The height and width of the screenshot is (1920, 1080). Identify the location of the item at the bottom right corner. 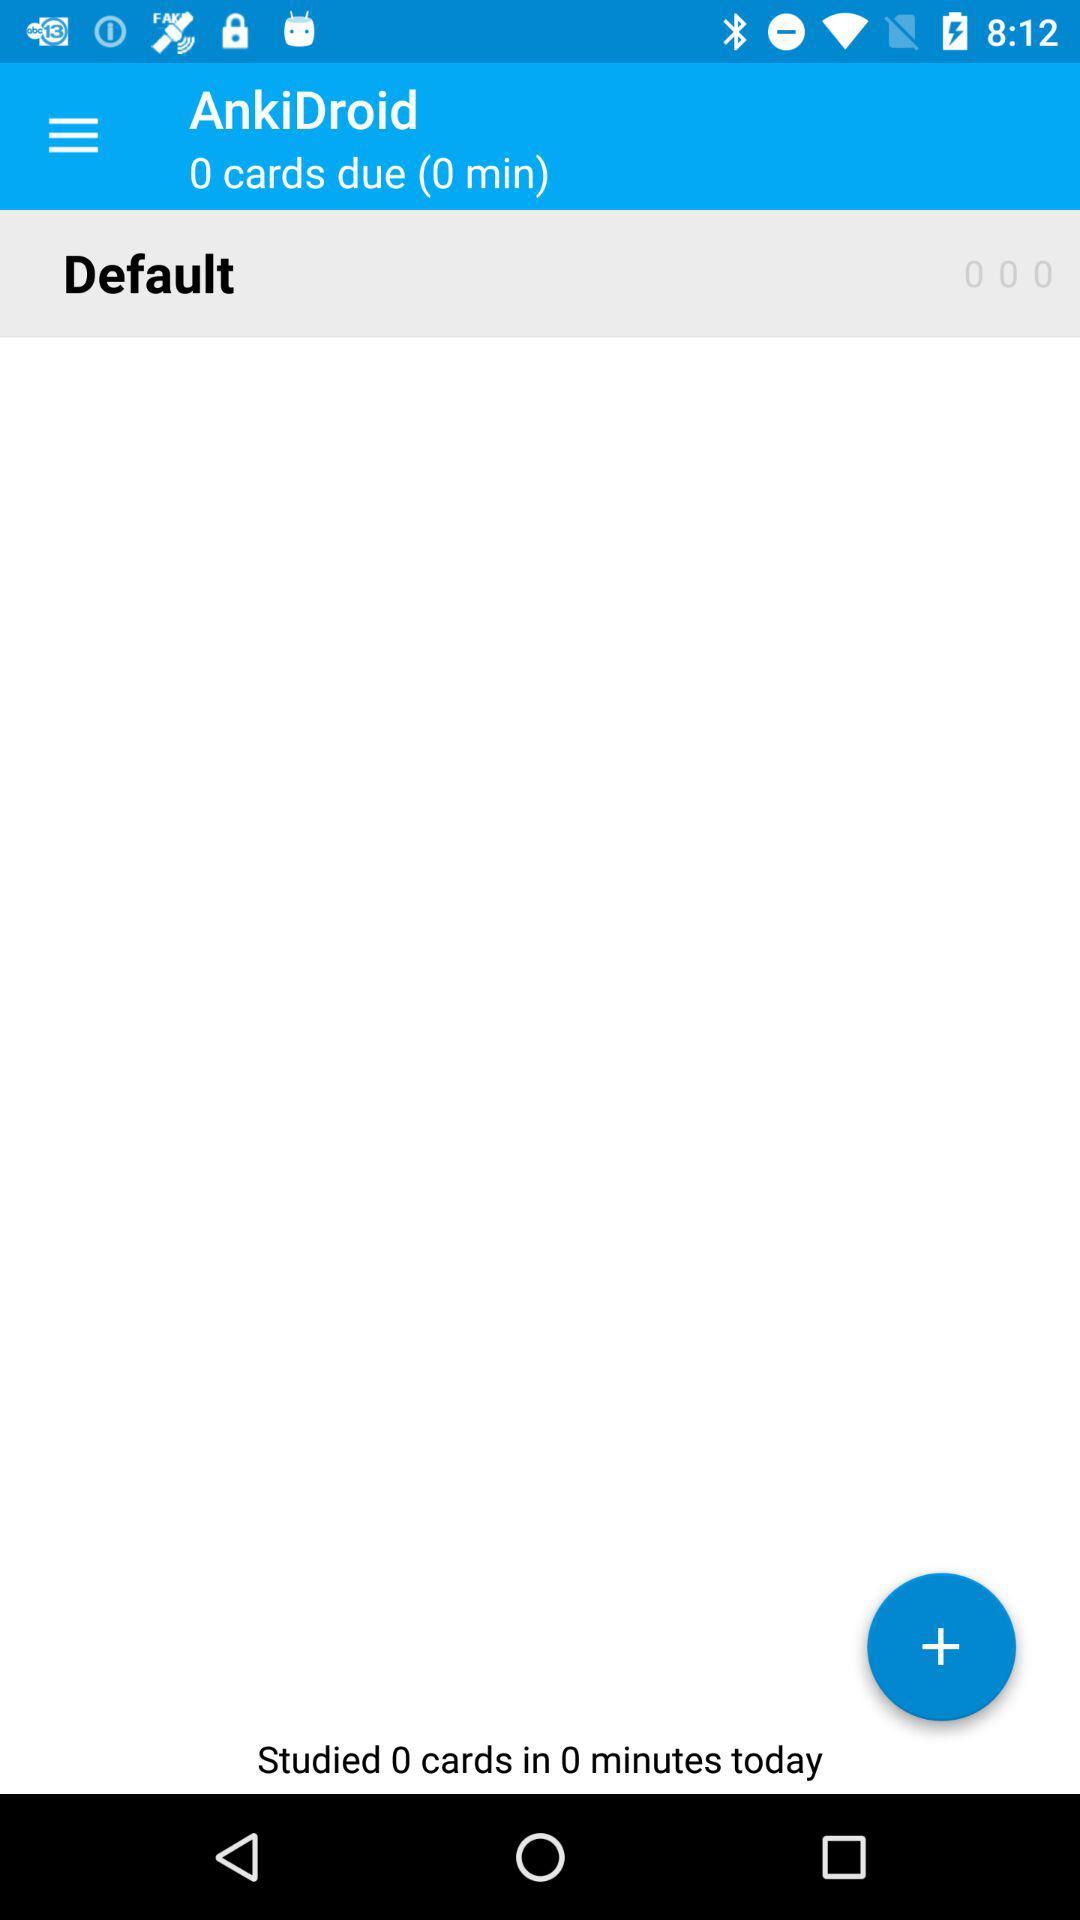
(941, 1654).